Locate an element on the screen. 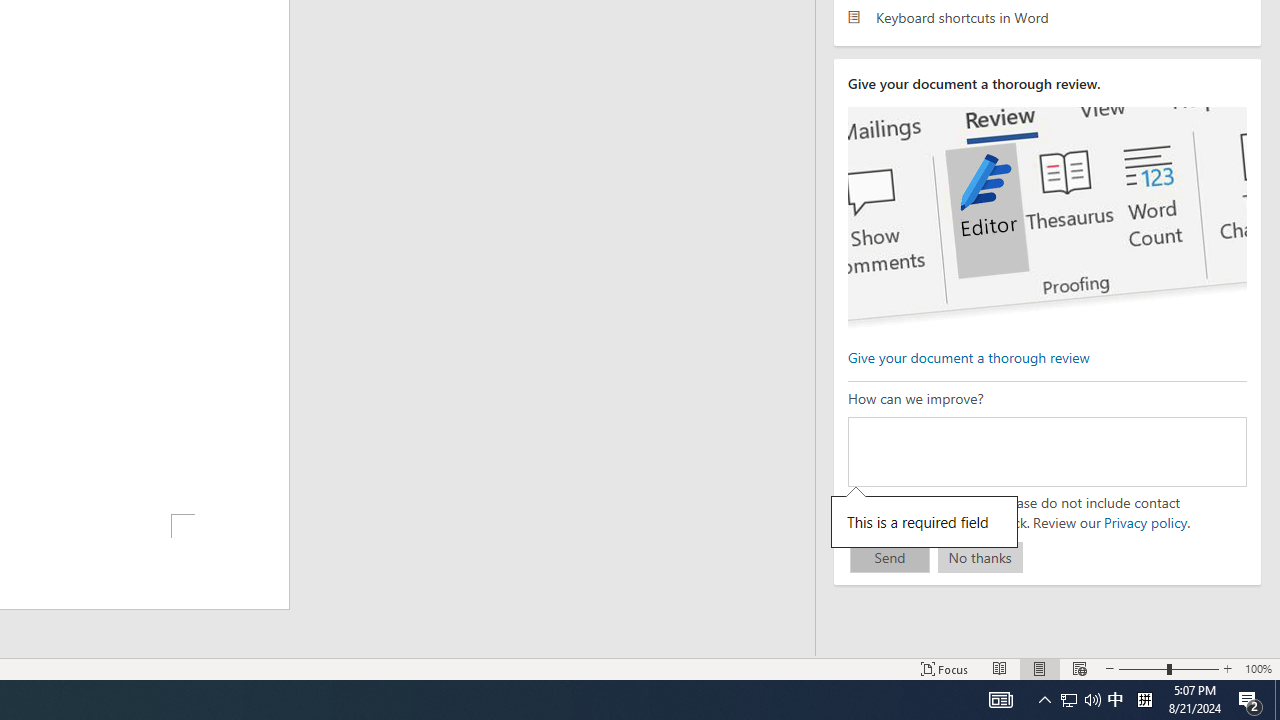 Image resolution: width=1280 pixels, height=720 pixels. 'Keyboard shortcuts in Word' is located at coordinates (1046, 17).